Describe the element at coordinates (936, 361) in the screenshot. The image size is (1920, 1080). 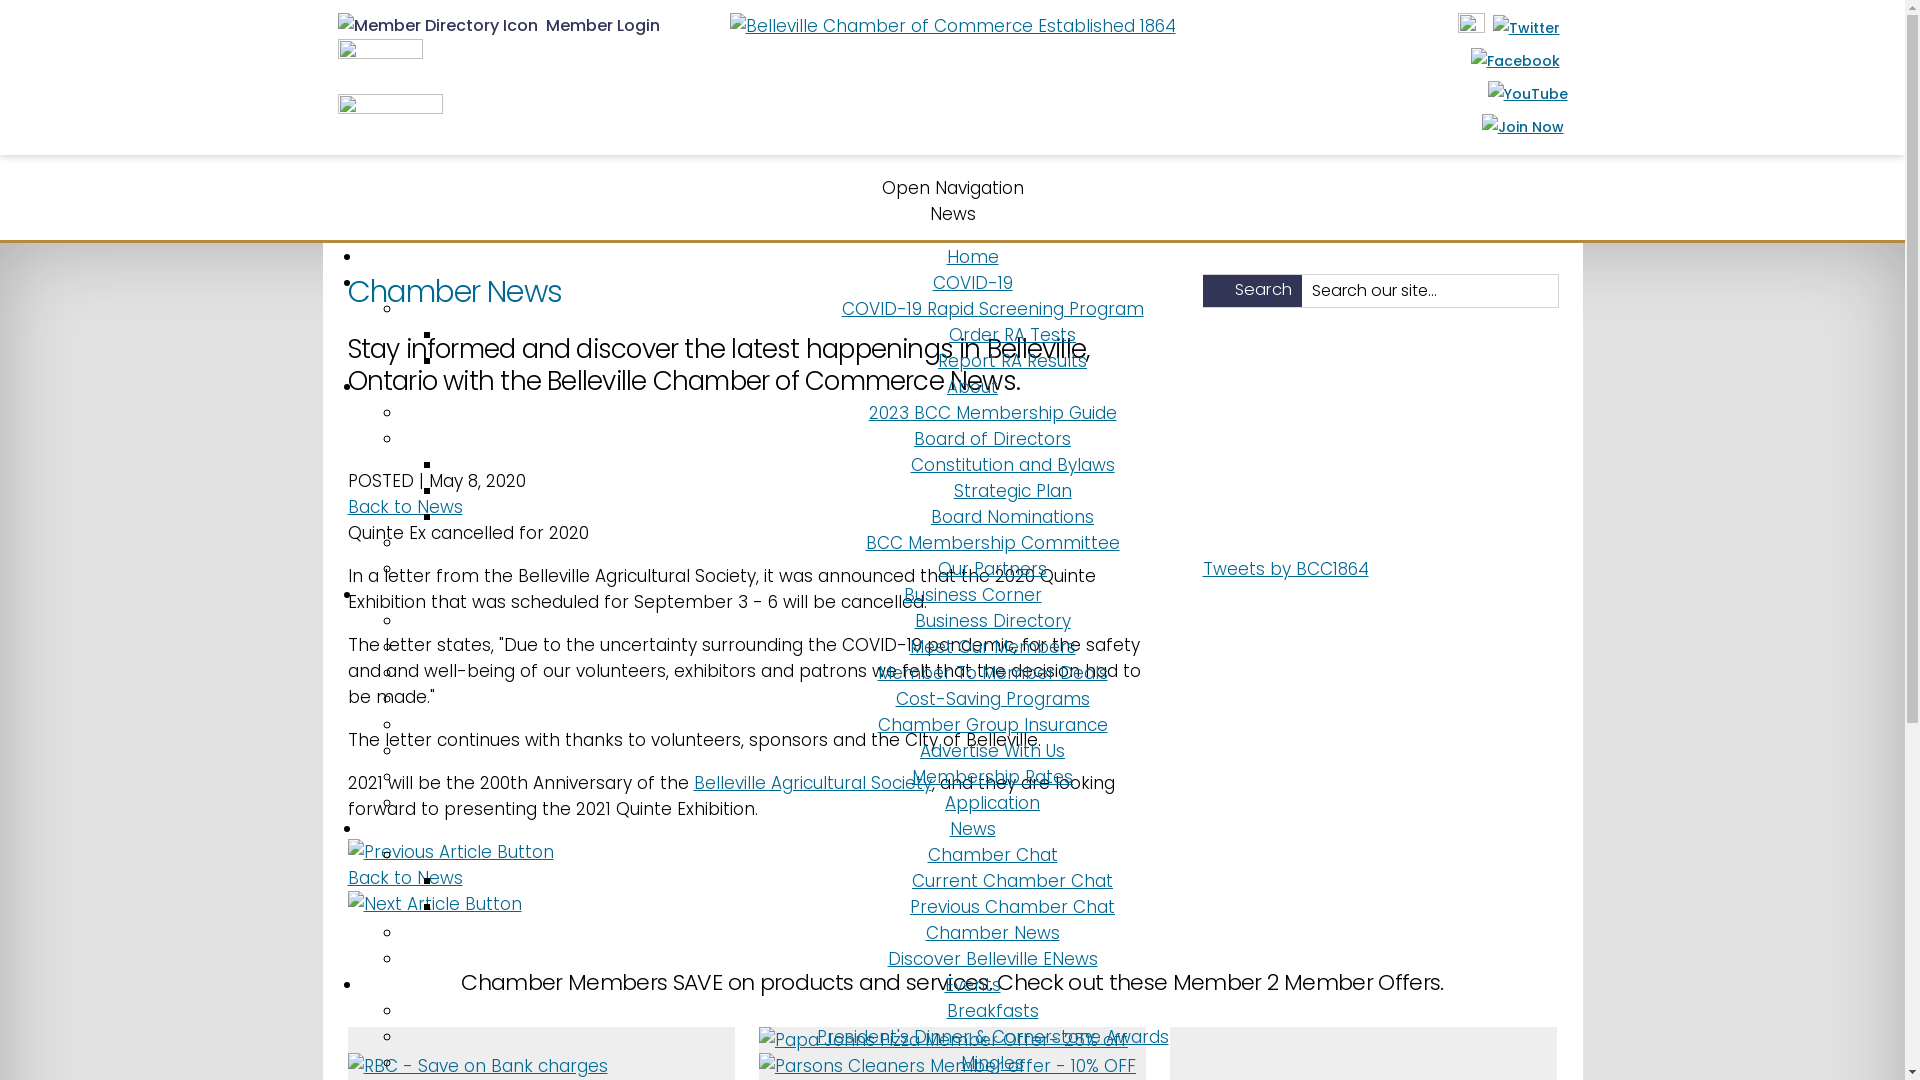
I see `'Report RA Results'` at that location.